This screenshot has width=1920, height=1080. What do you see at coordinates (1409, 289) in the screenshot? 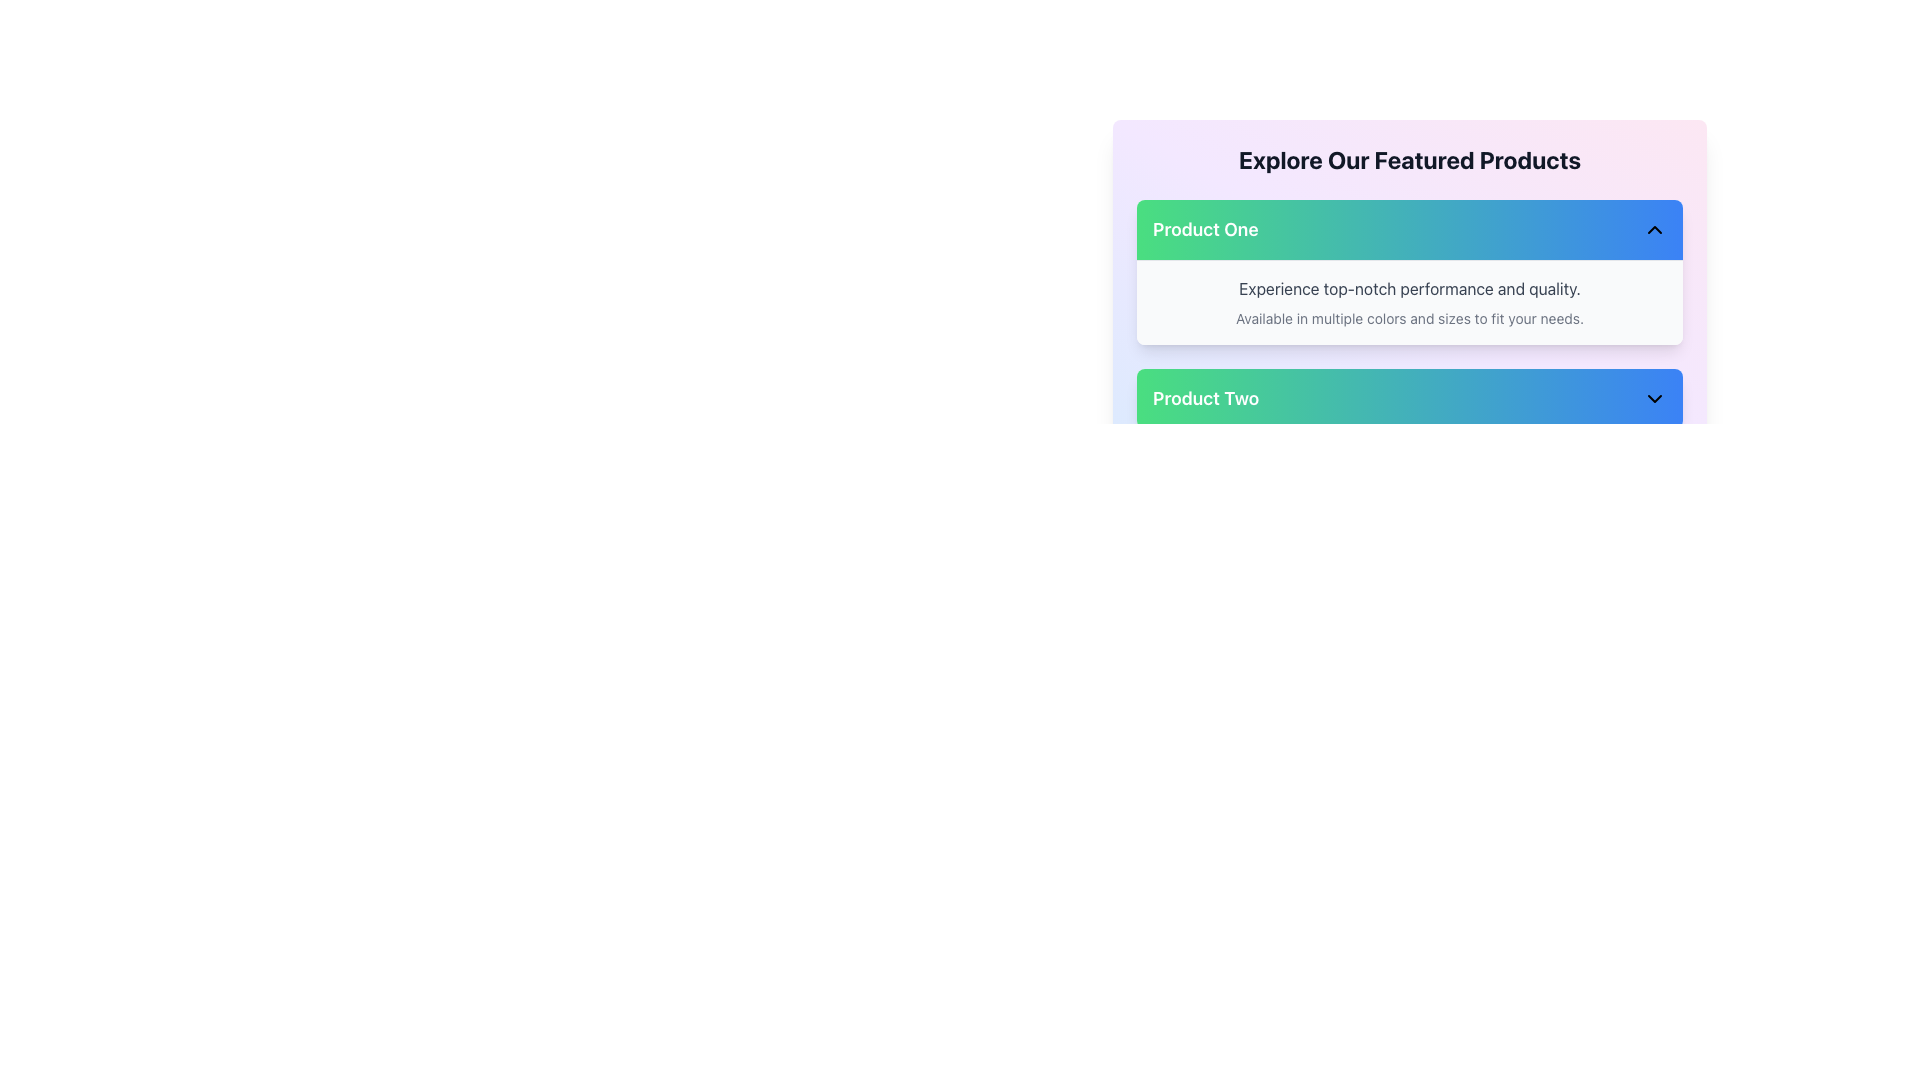
I see `description text 'Experience top-notch performance and quality.' located directly beneath the 'Product One' title` at bounding box center [1409, 289].